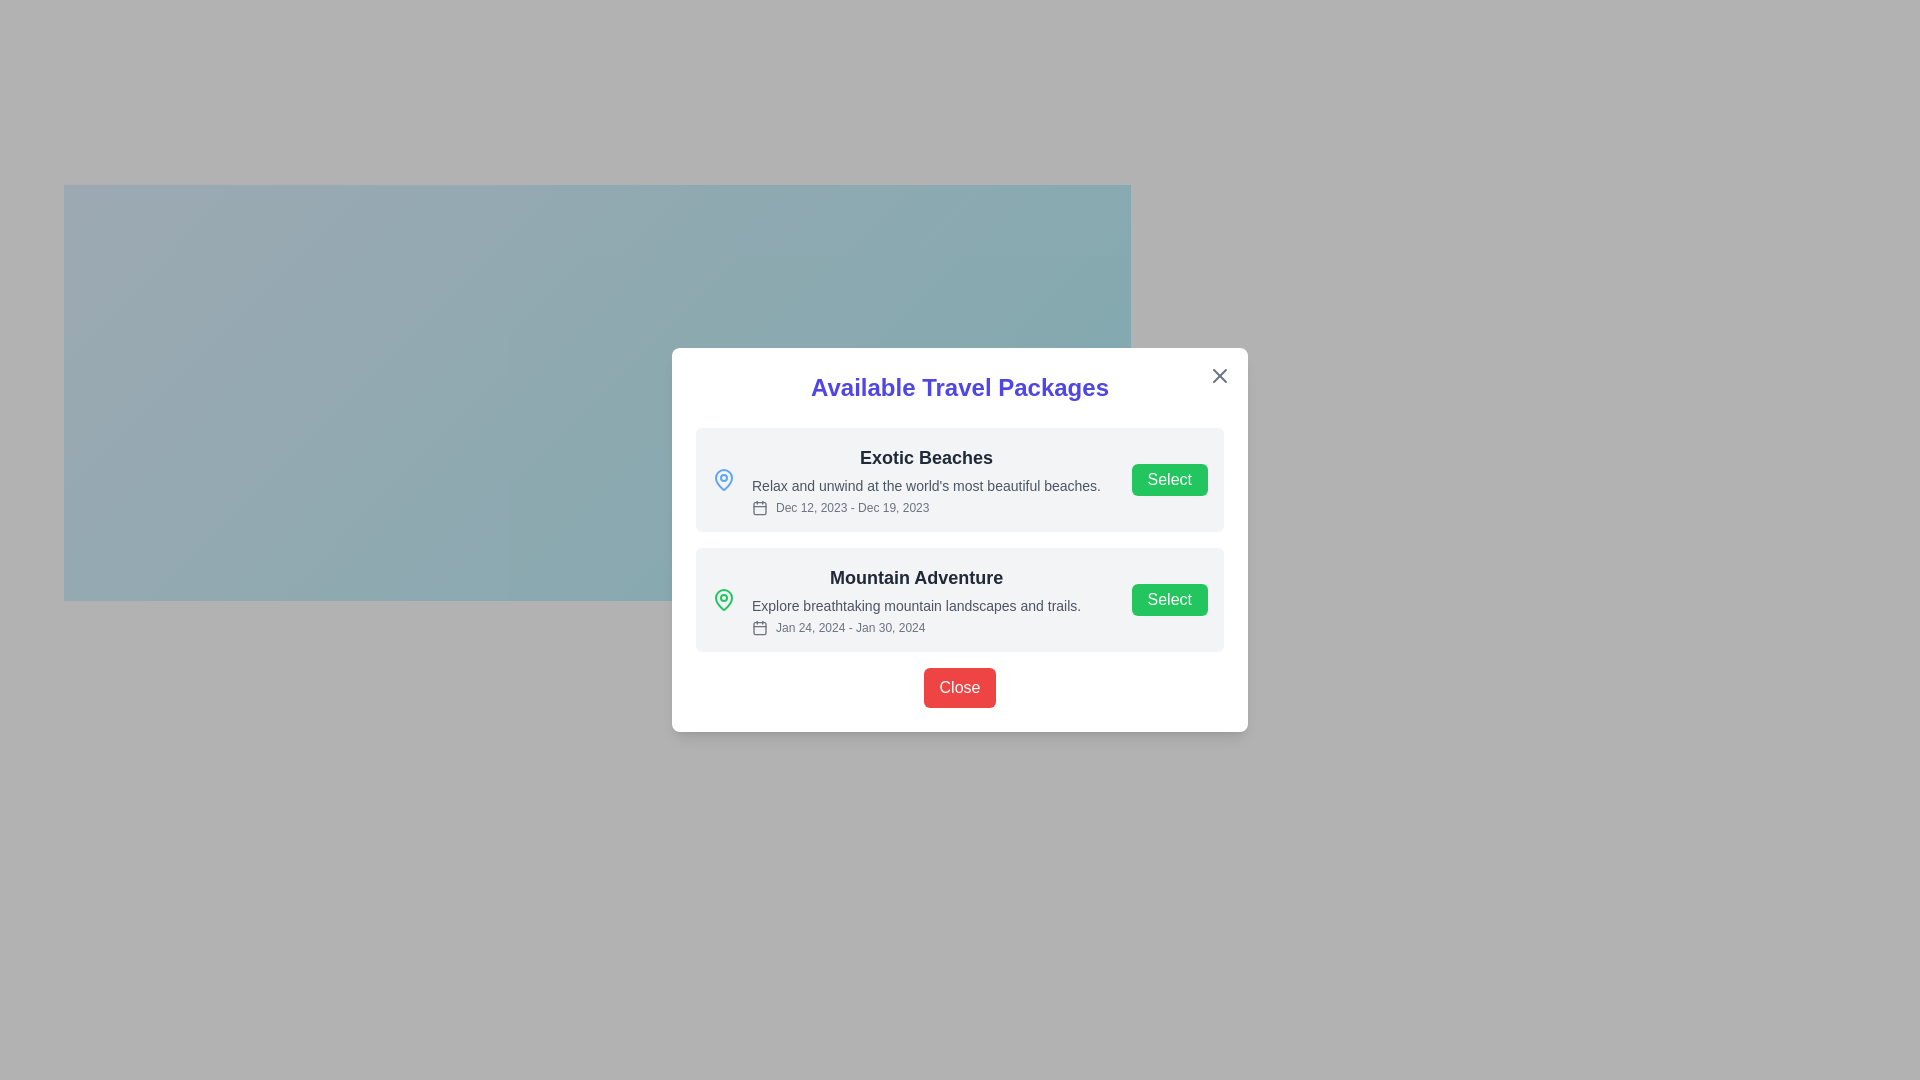 This screenshot has width=1920, height=1080. What do you see at coordinates (1169, 479) in the screenshot?
I see `the vibrant green 'Select' button with rounded corners` at bounding box center [1169, 479].